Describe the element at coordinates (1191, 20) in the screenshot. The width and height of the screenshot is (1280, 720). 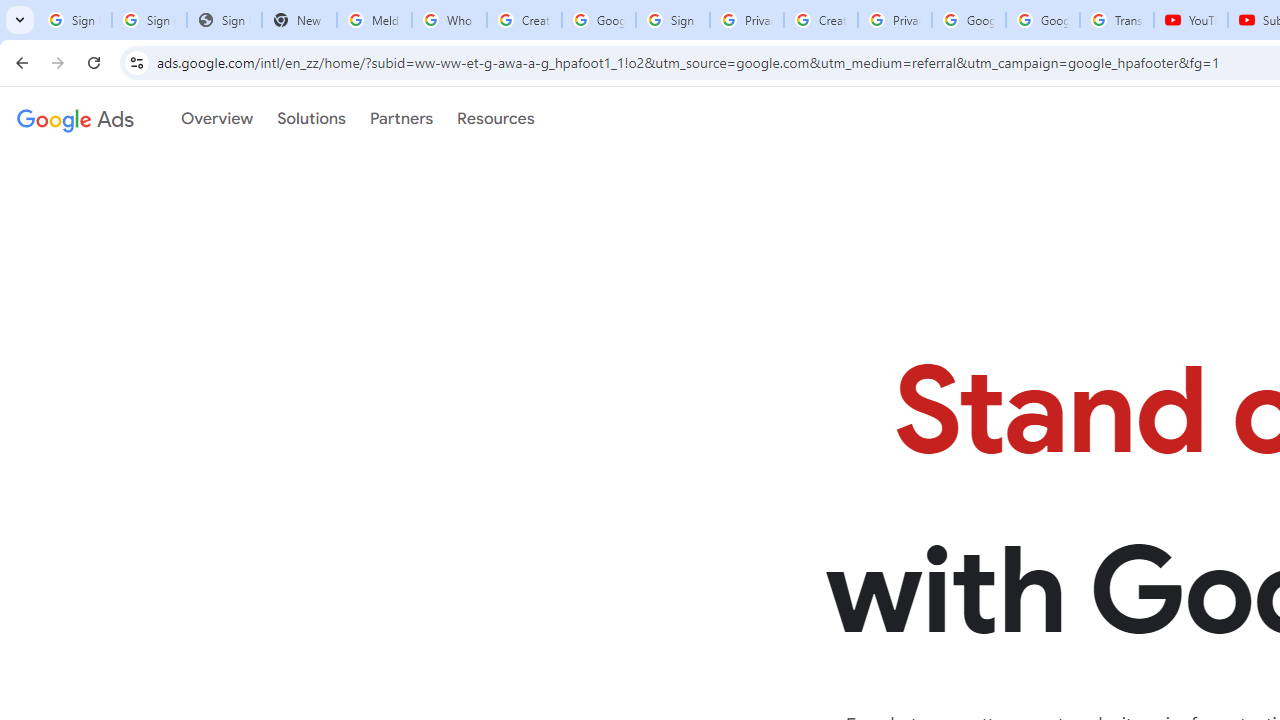
I see `'YouTube'` at that location.